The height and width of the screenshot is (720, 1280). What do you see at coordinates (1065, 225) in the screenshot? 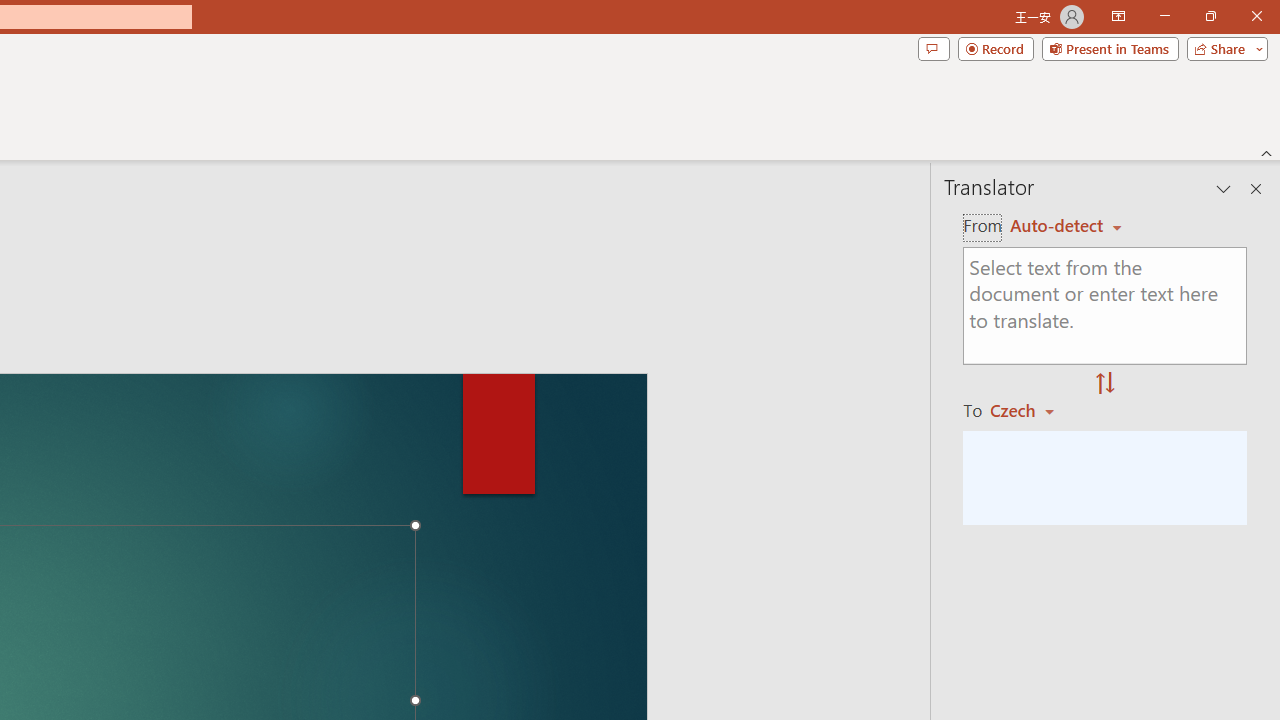
I see `'Auto-detect'` at bounding box center [1065, 225].